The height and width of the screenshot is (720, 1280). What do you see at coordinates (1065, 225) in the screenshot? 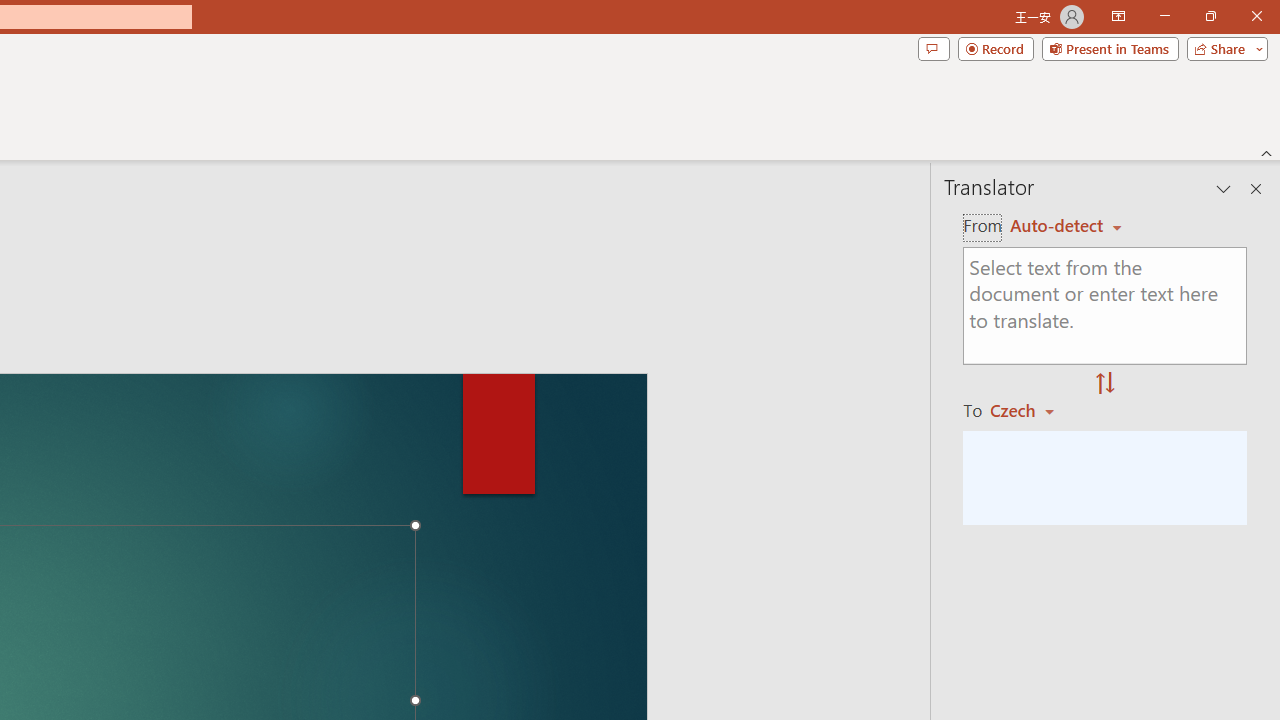
I see `'Auto-detect'` at bounding box center [1065, 225].